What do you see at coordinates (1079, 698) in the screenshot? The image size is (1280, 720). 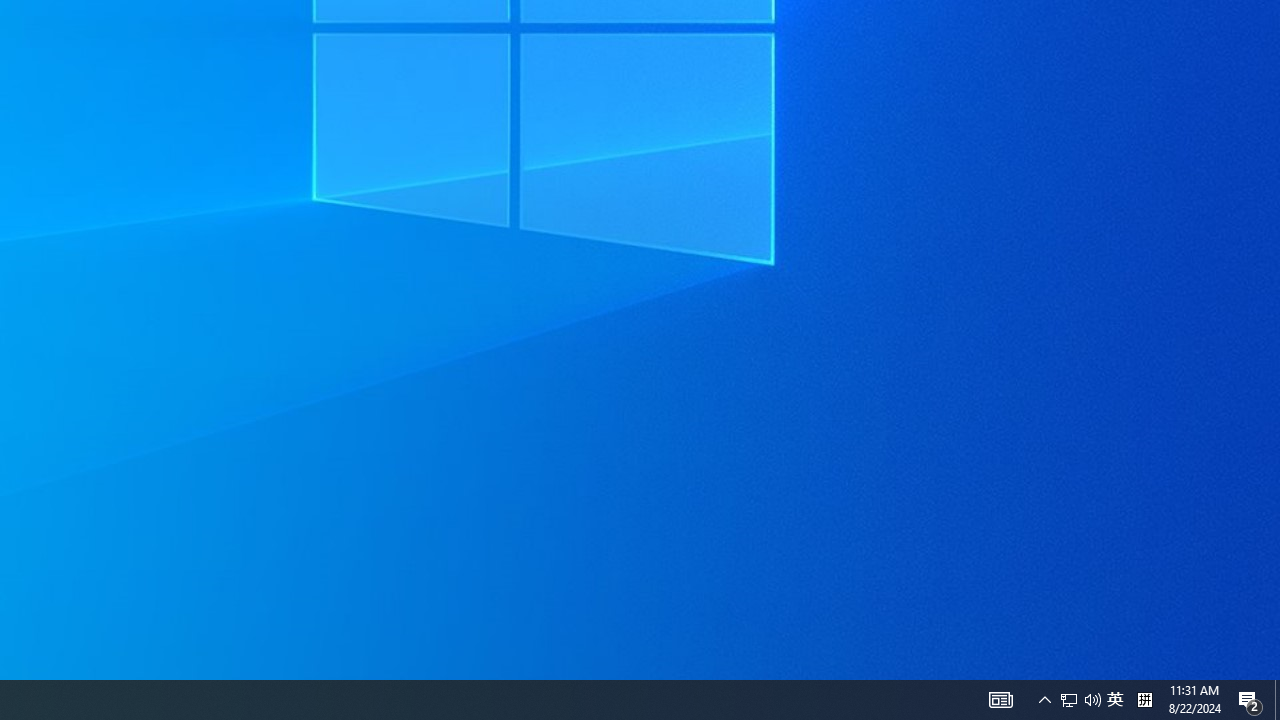 I see `'User Promoted Notification Area'` at bounding box center [1079, 698].